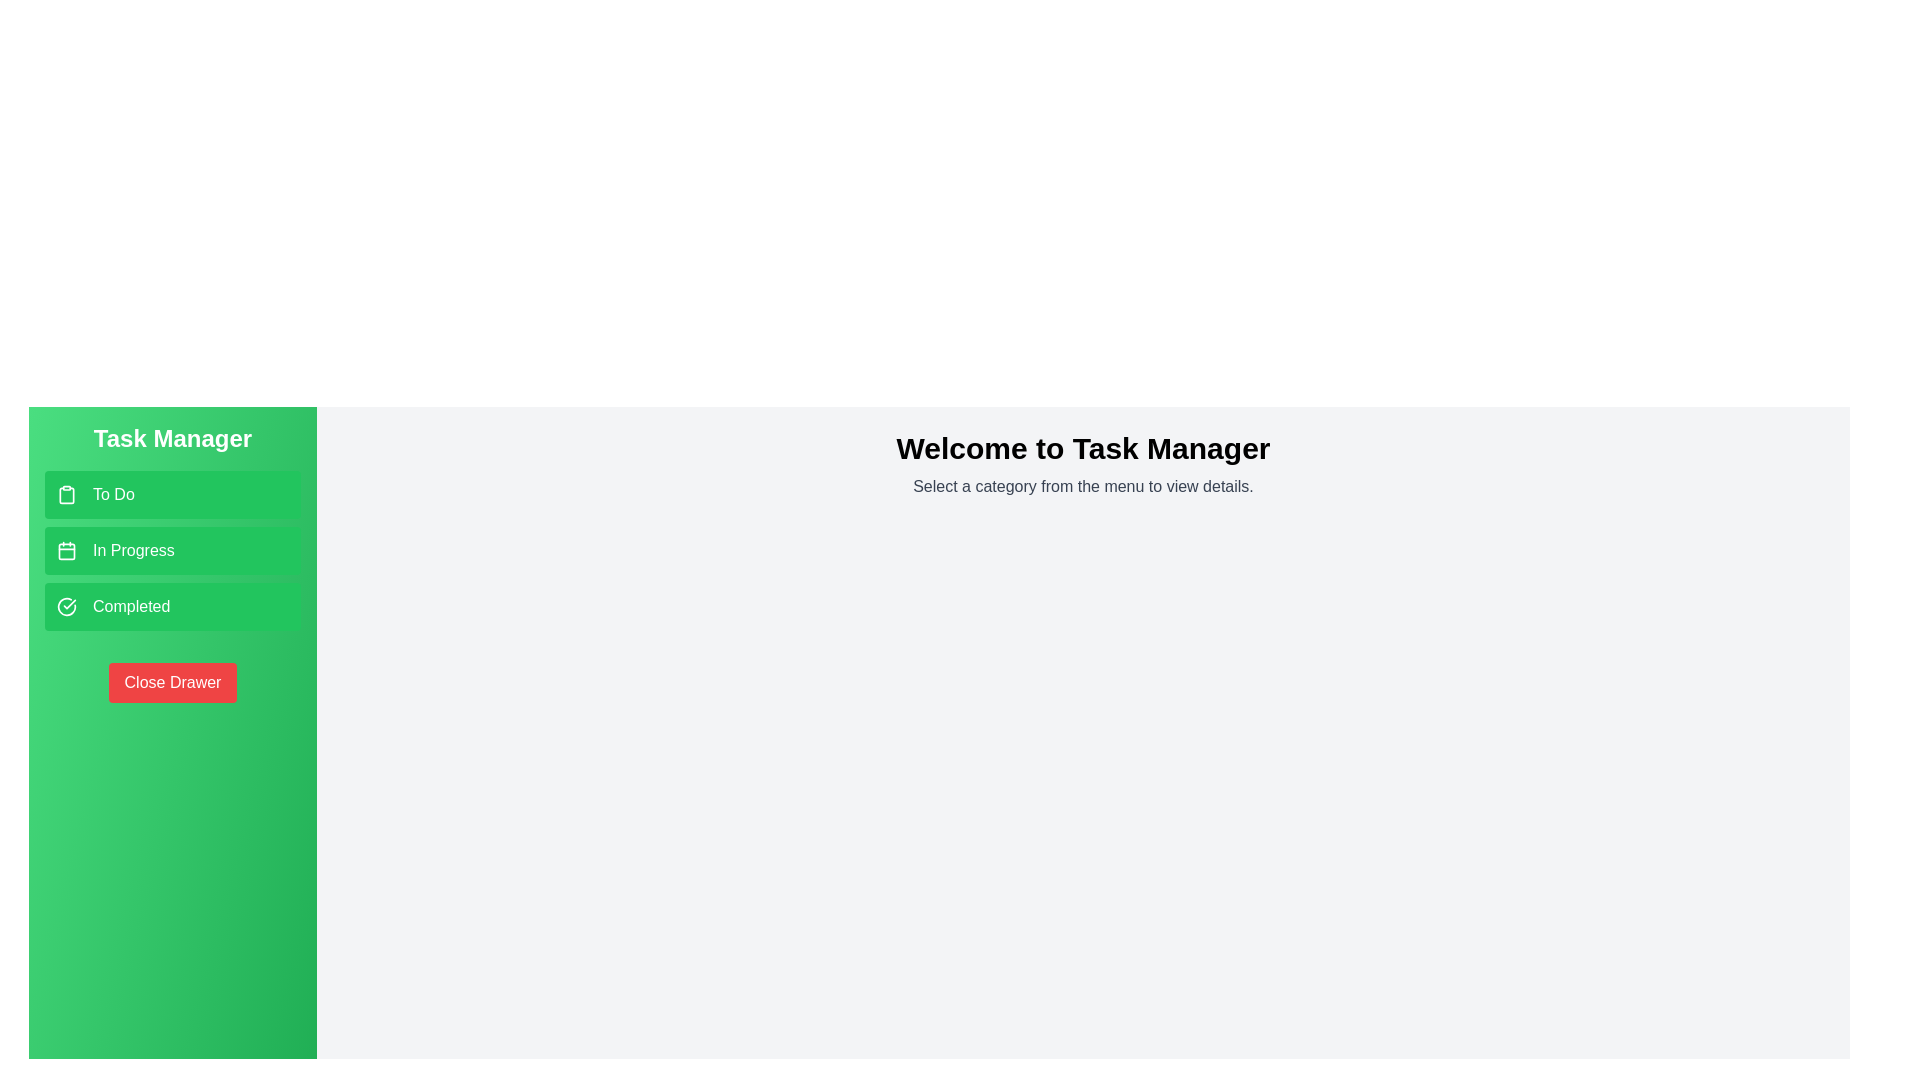 The width and height of the screenshot is (1920, 1080). What do you see at coordinates (172, 681) in the screenshot?
I see `'Close Drawer' button to hide the menu` at bounding box center [172, 681].